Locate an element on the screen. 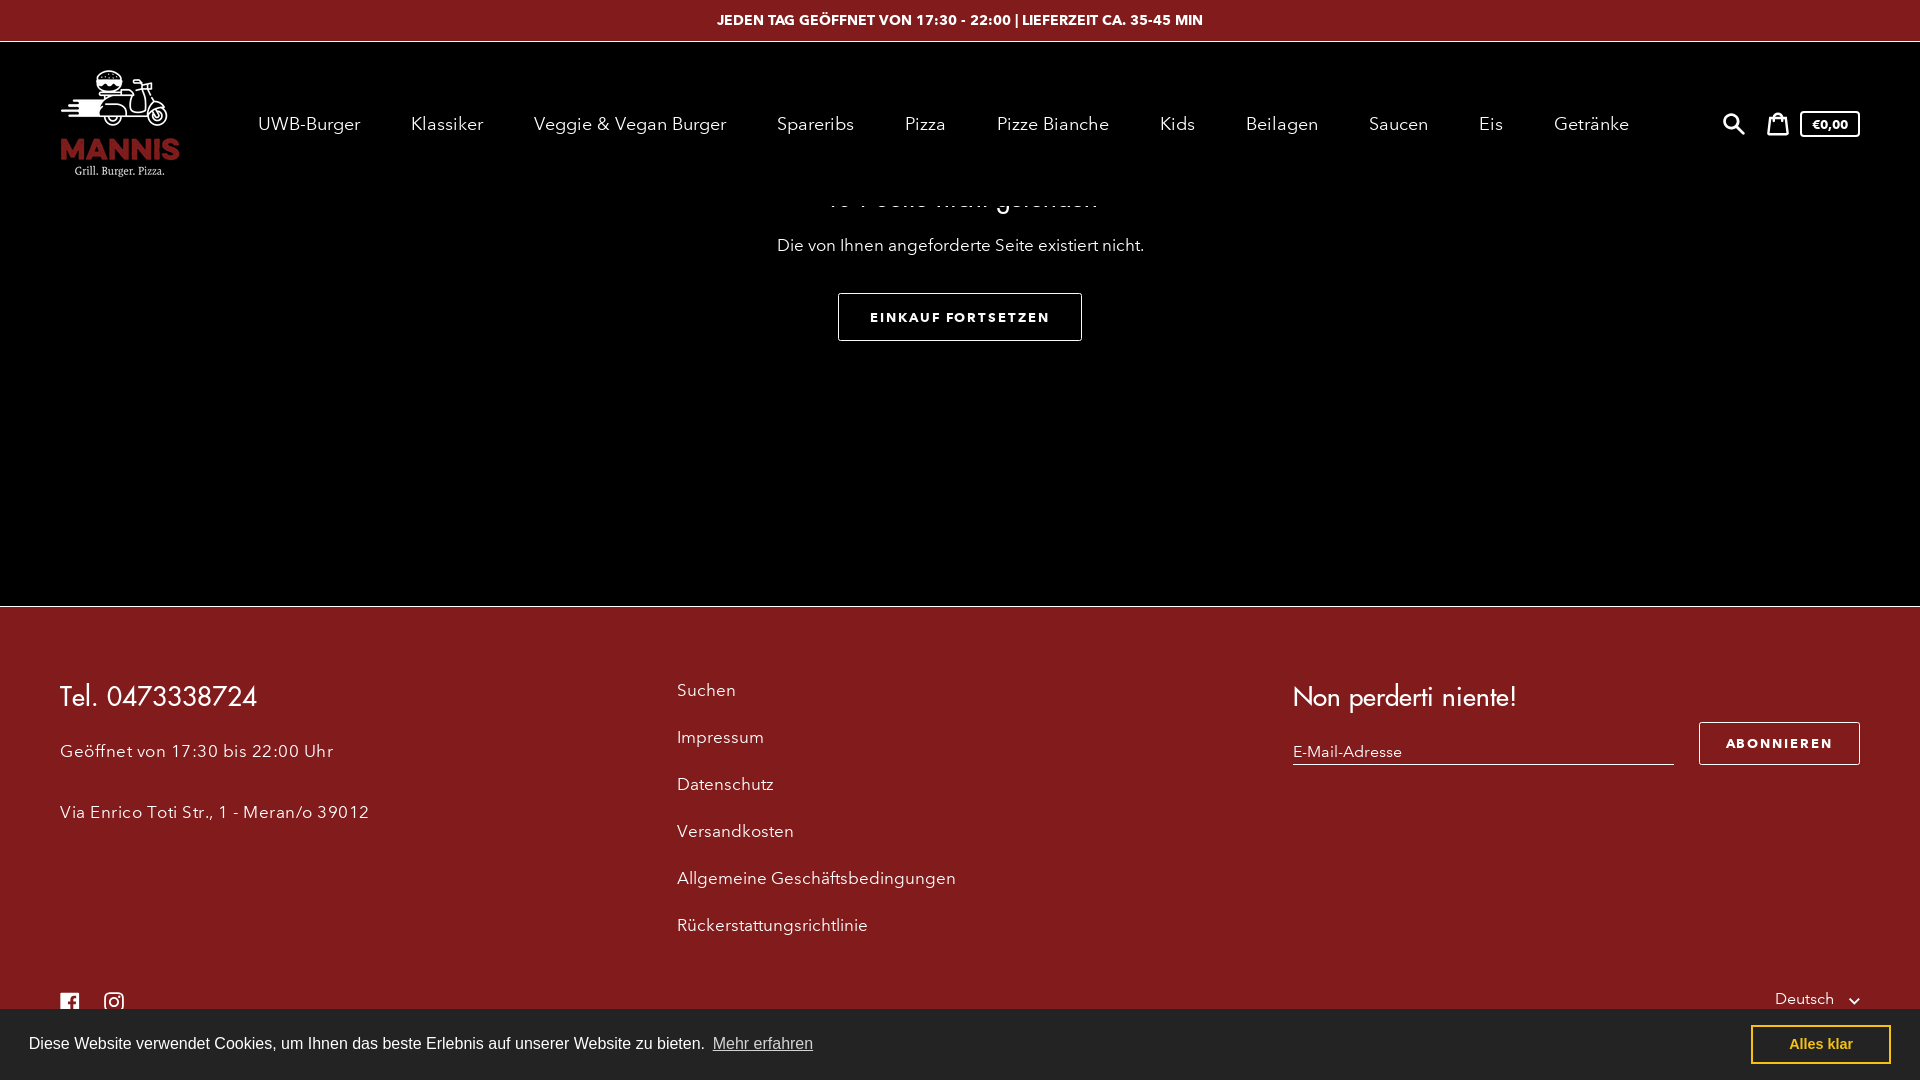 Image resolution: width=1920 pixels, height=1080 pixels. 'Kids' is located at coordinates (1180, 123).